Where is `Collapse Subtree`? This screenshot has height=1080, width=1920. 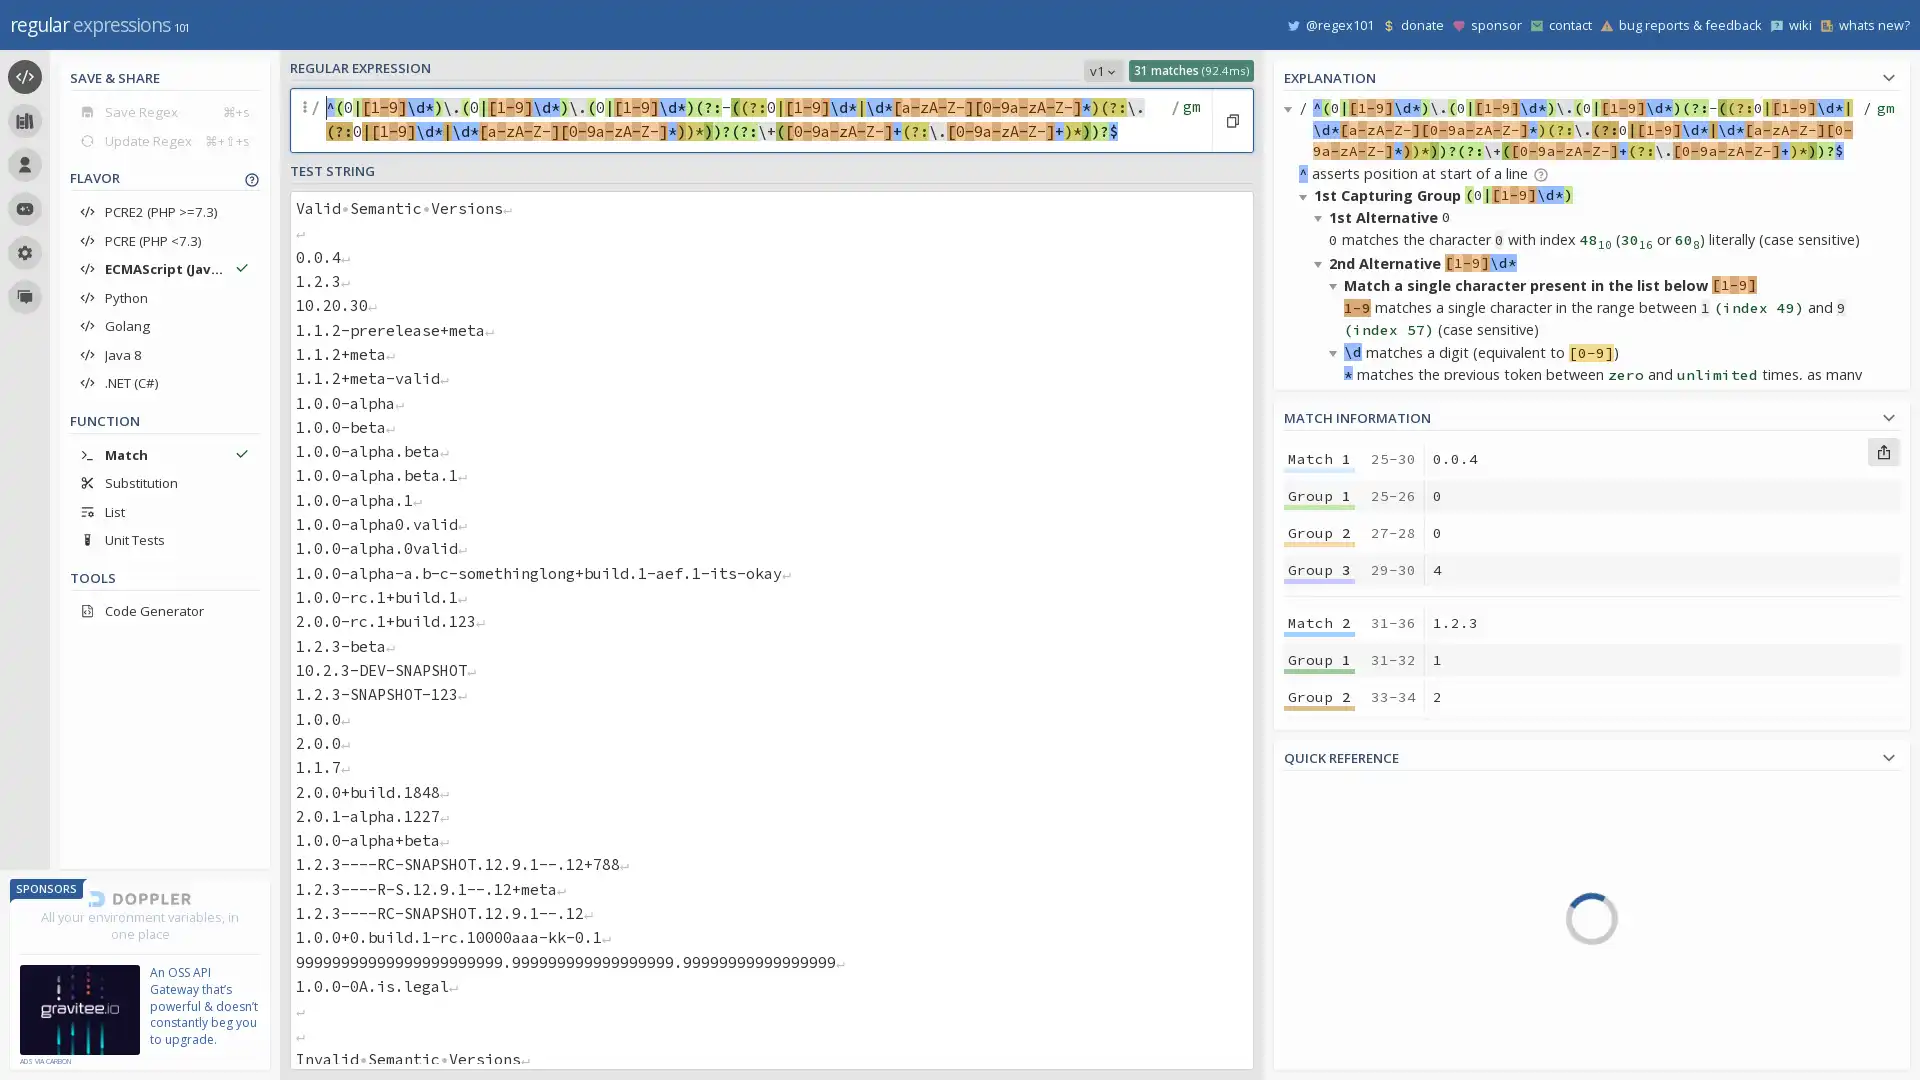
Collapse Subtree is located at coordinates (1336, 285).